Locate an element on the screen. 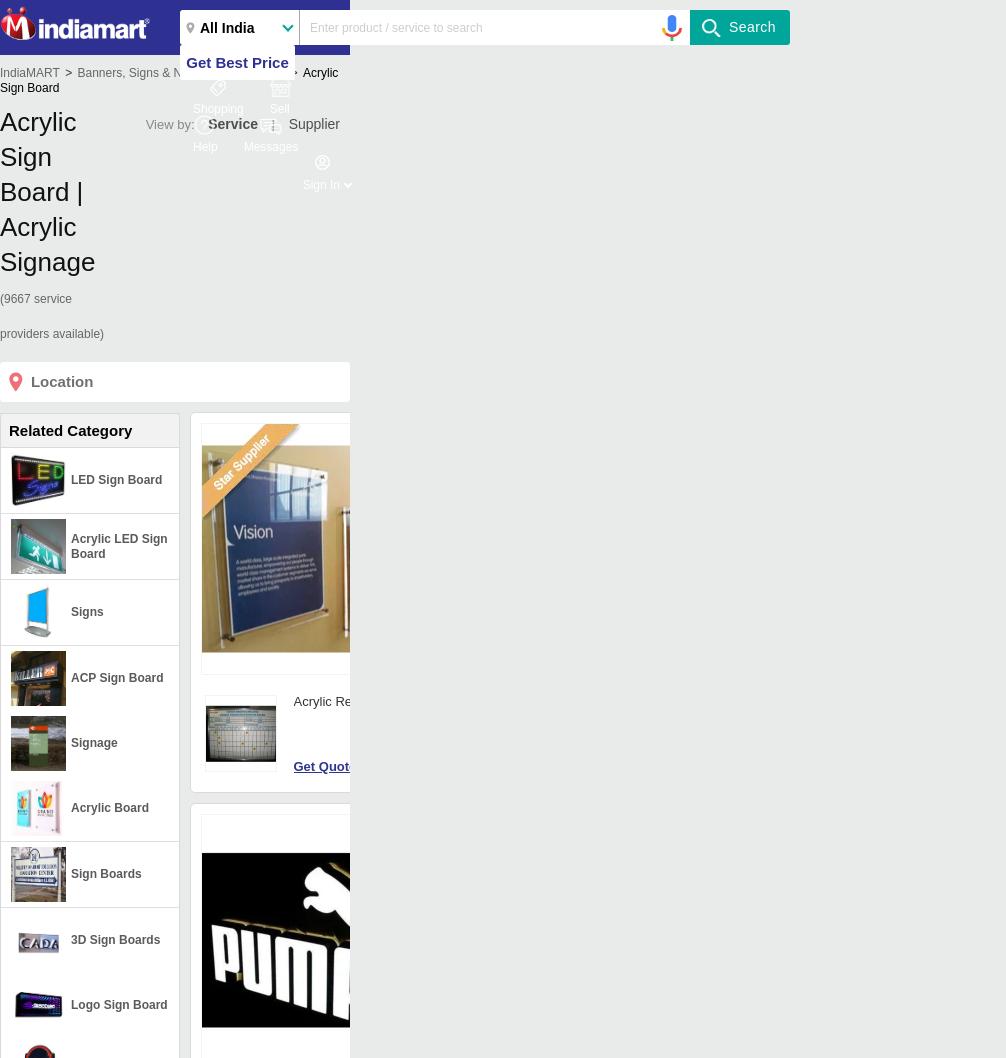 The height and width of the screenshot is (1058, 1006). ':  LED' is located at coordinates (569, 942).